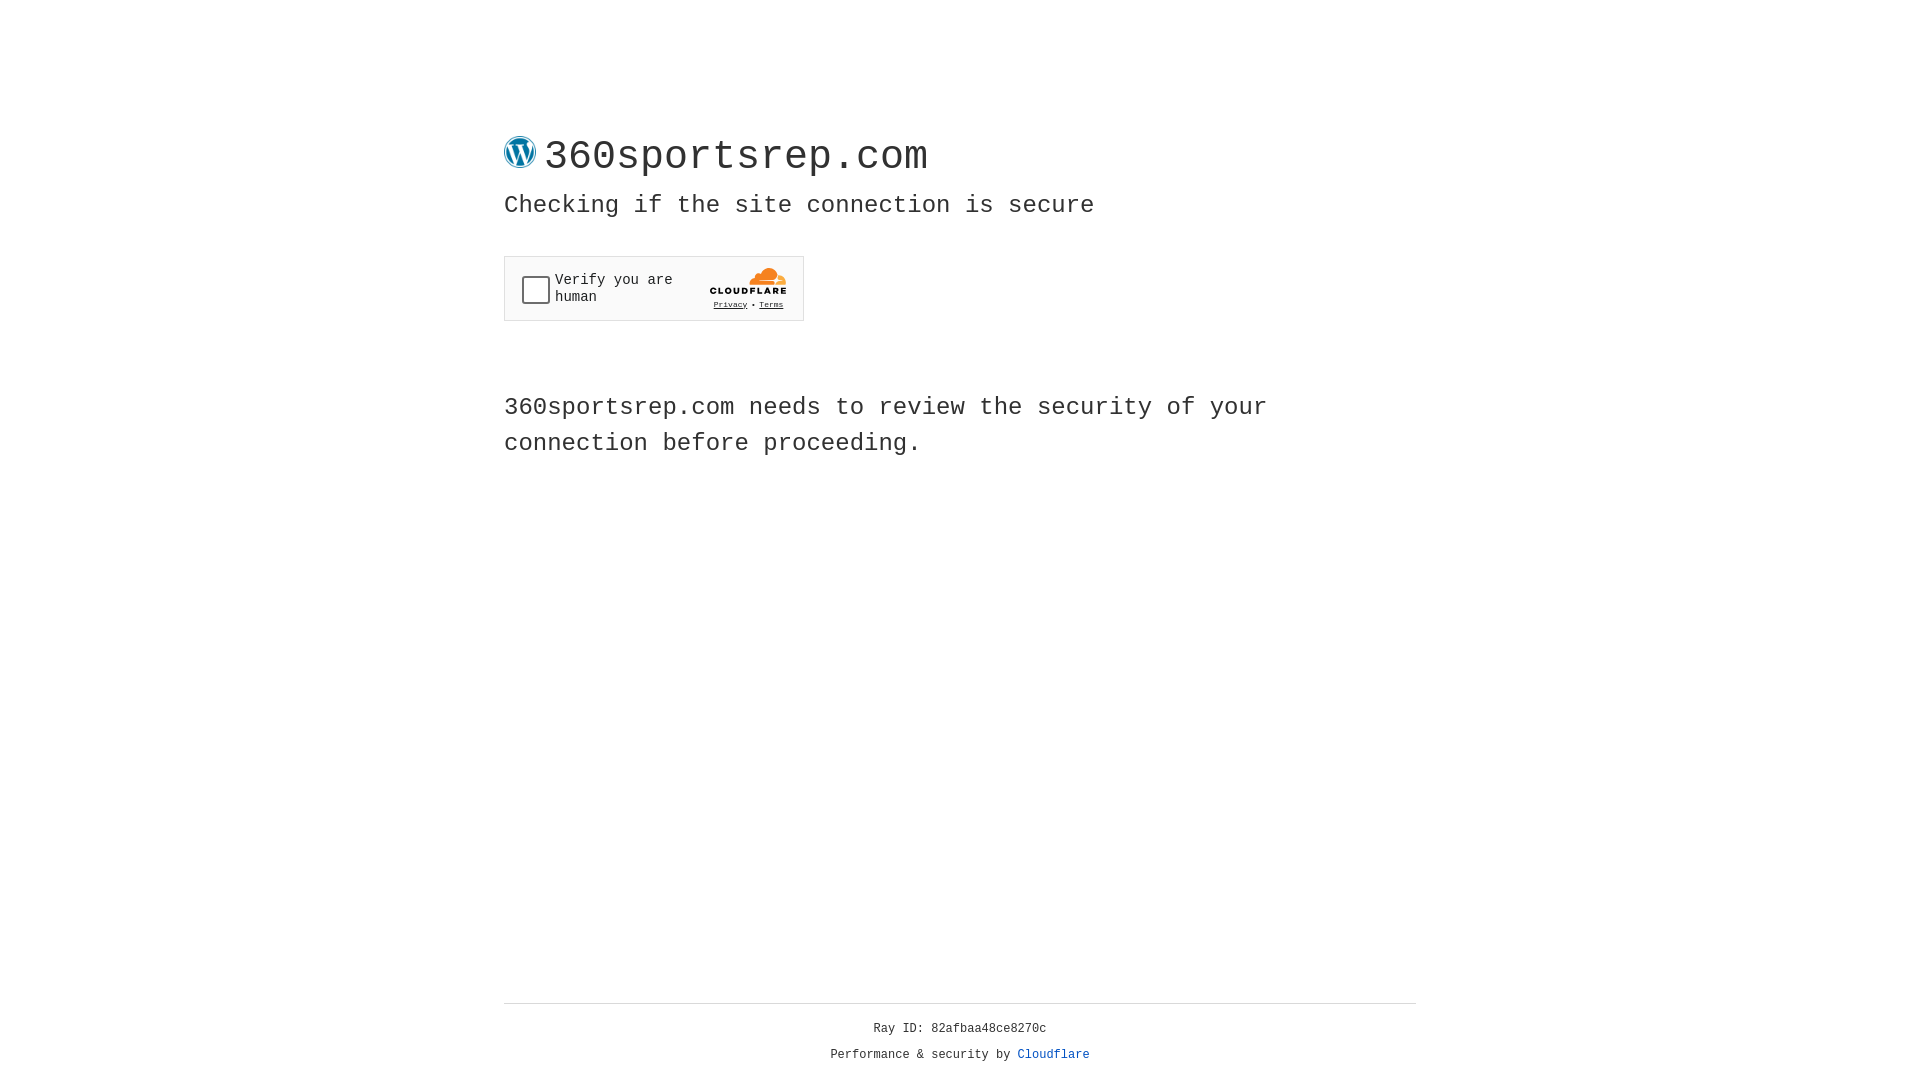 Image resolution: width=1920 pixels, height=1080 pixels. What do you see at coordinates (1053, 1054) in the screenshot?
I see `'Cloudflare'` at bounding box center [1053, 1054].